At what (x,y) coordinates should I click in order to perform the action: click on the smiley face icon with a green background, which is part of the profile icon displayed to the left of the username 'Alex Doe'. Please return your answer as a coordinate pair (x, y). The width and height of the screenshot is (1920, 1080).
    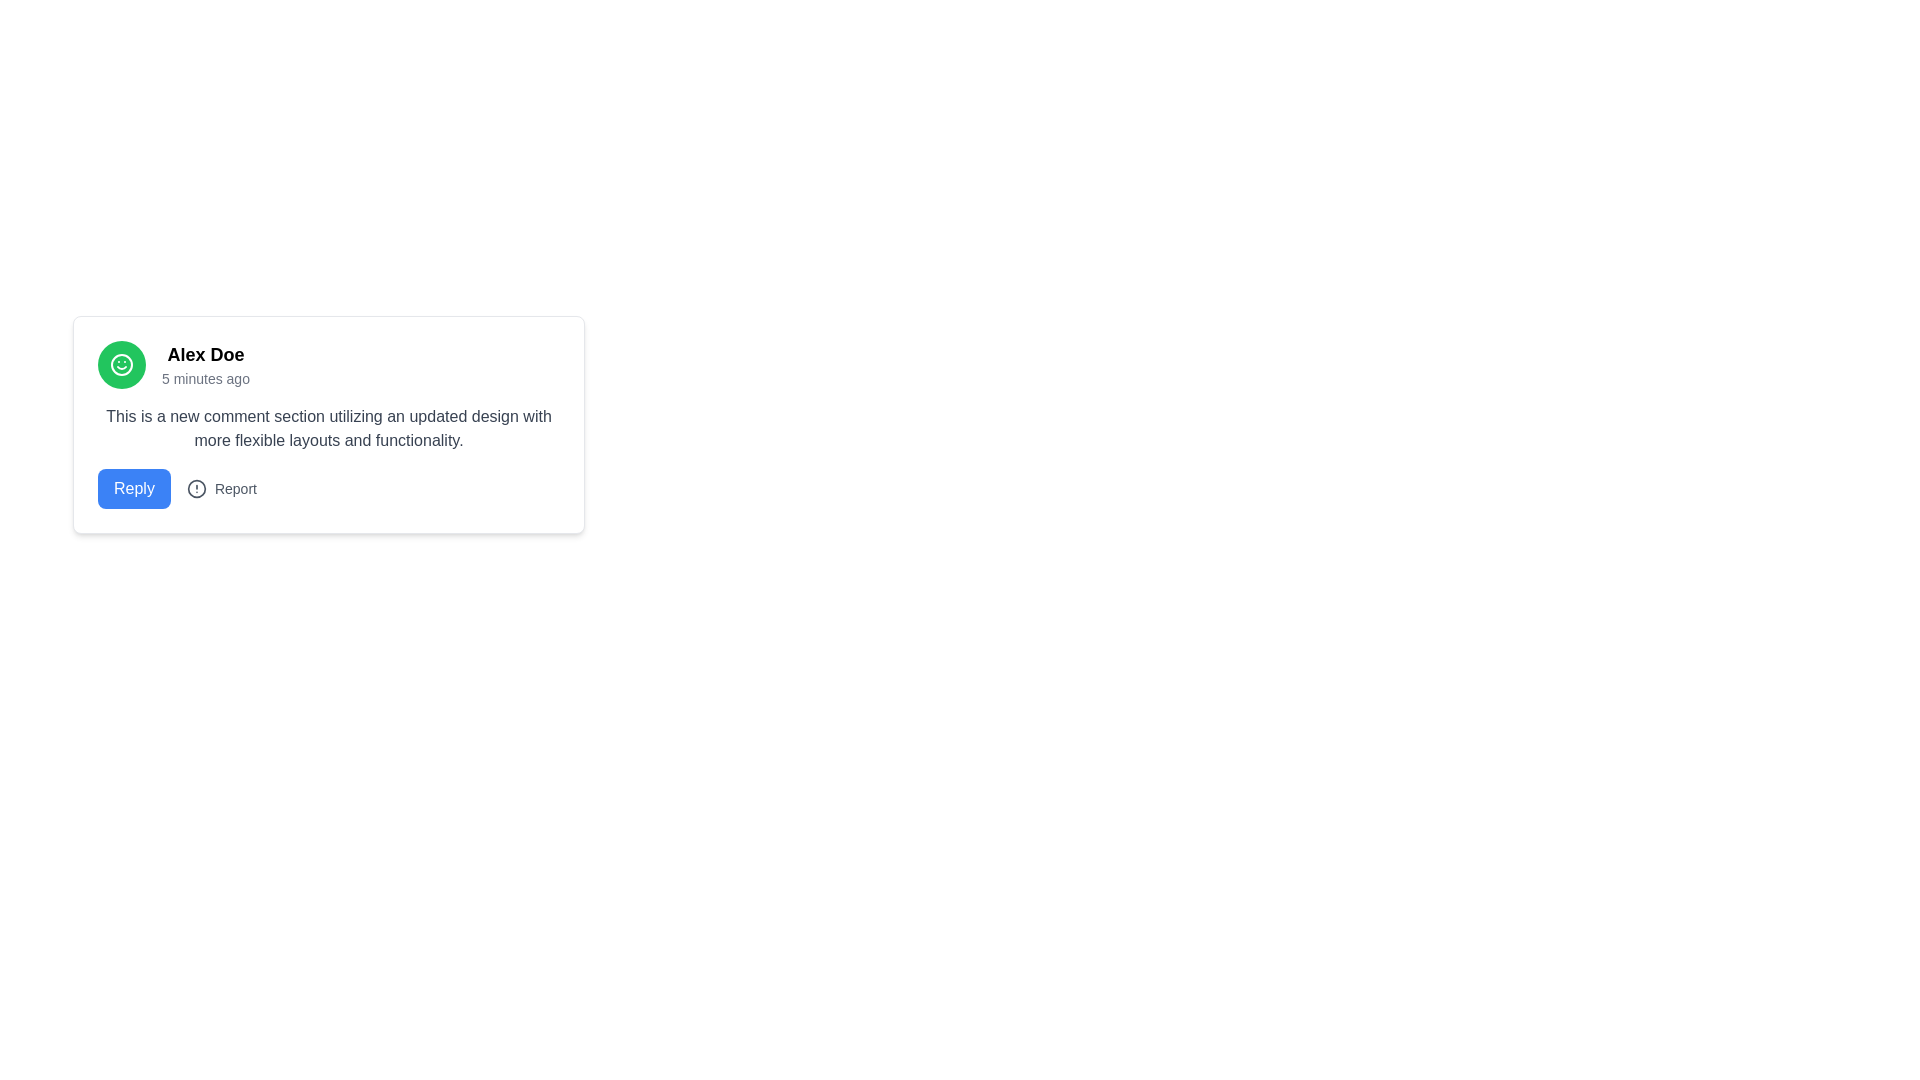
    Looking at the image, I should click on (120, 365).